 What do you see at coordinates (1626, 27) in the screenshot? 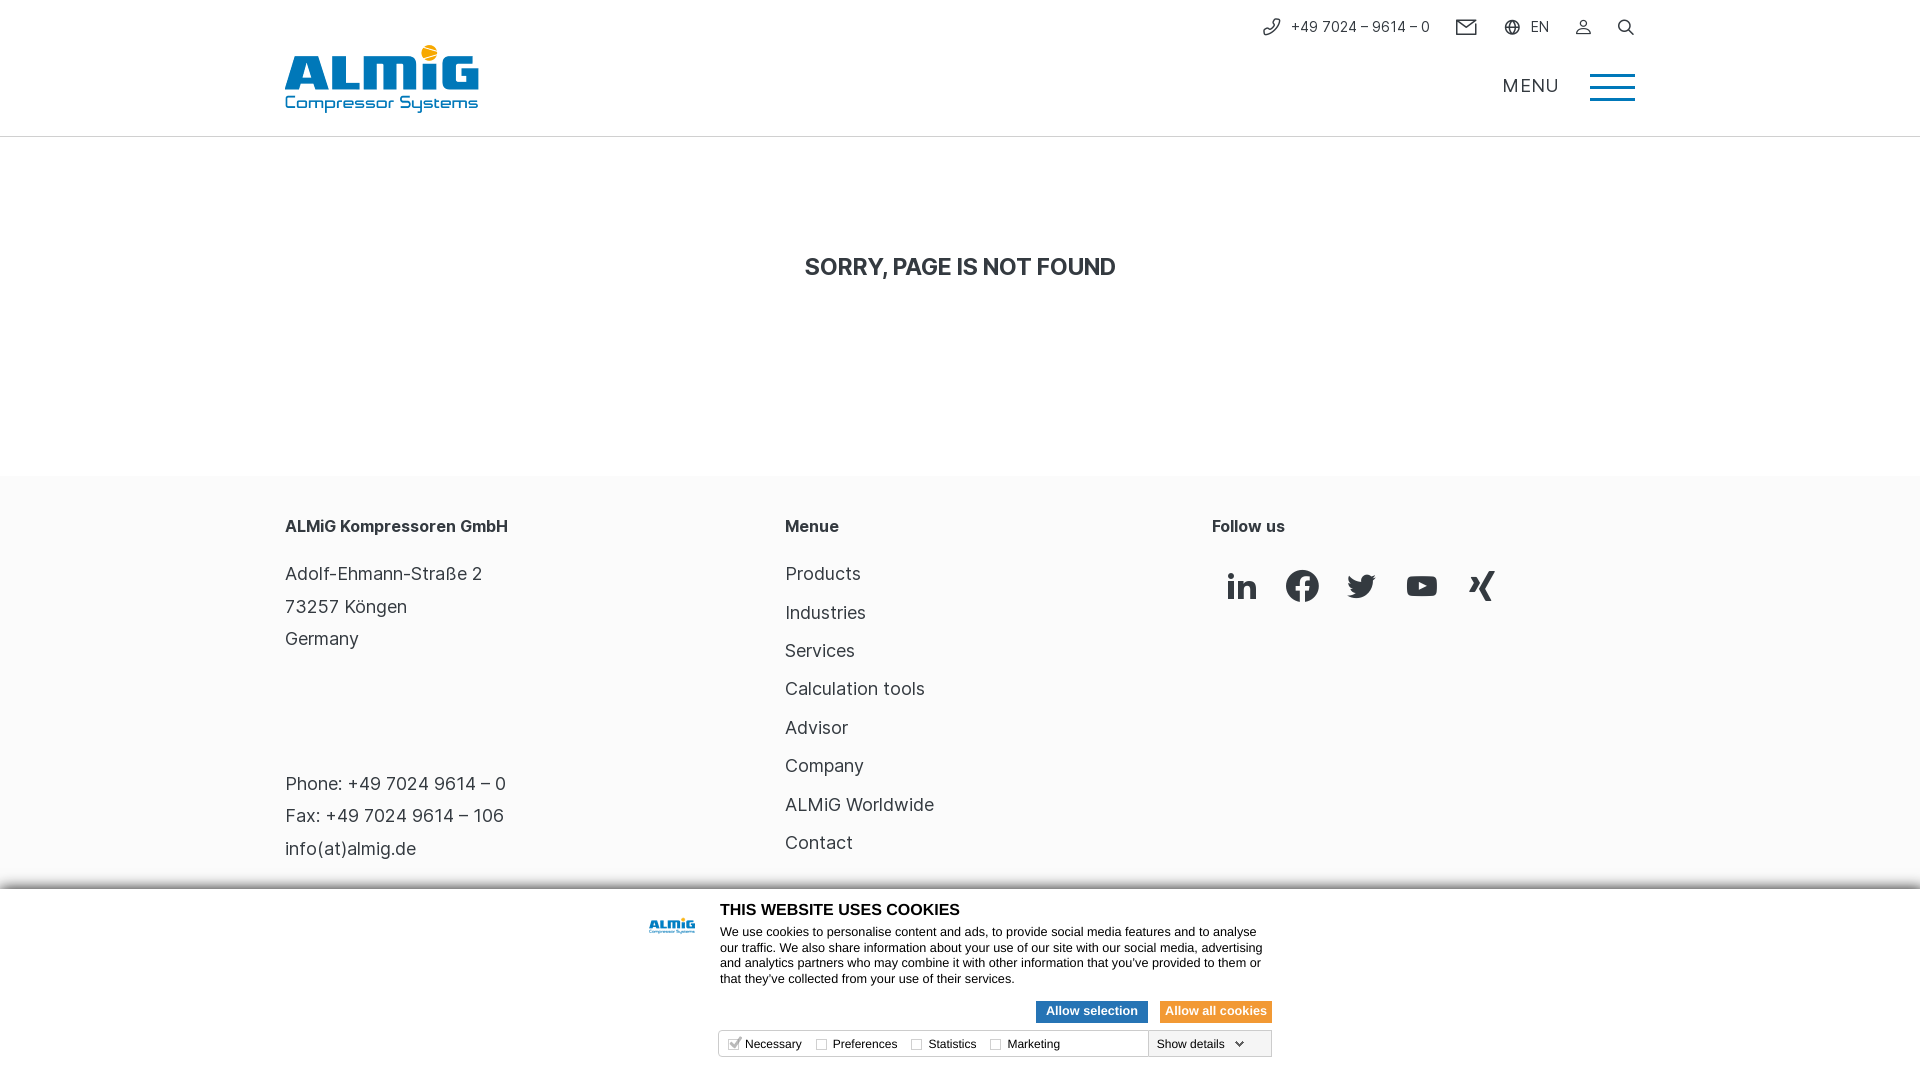
I see `'SEARCH'` at bounding box center [1626, 27].